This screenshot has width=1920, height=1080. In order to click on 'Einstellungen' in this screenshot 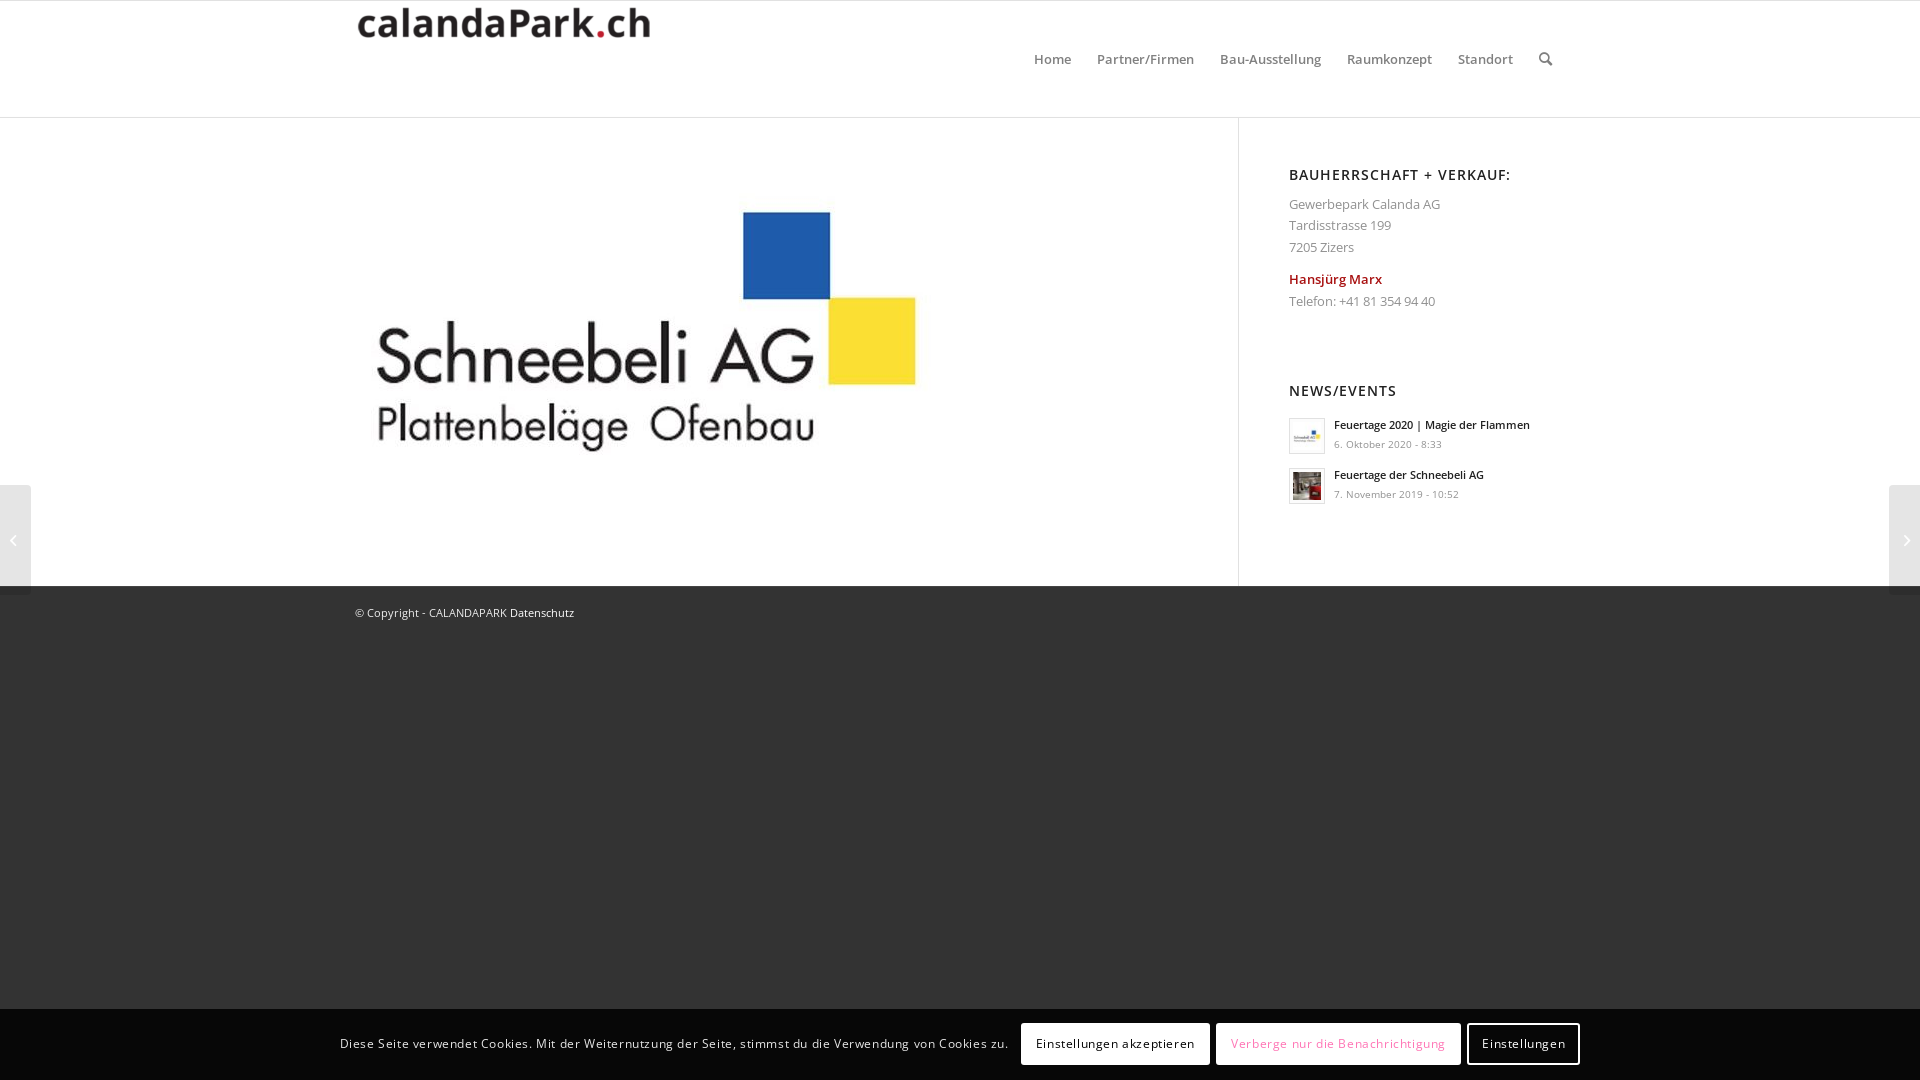, I will do `click(1522, 1043)`.